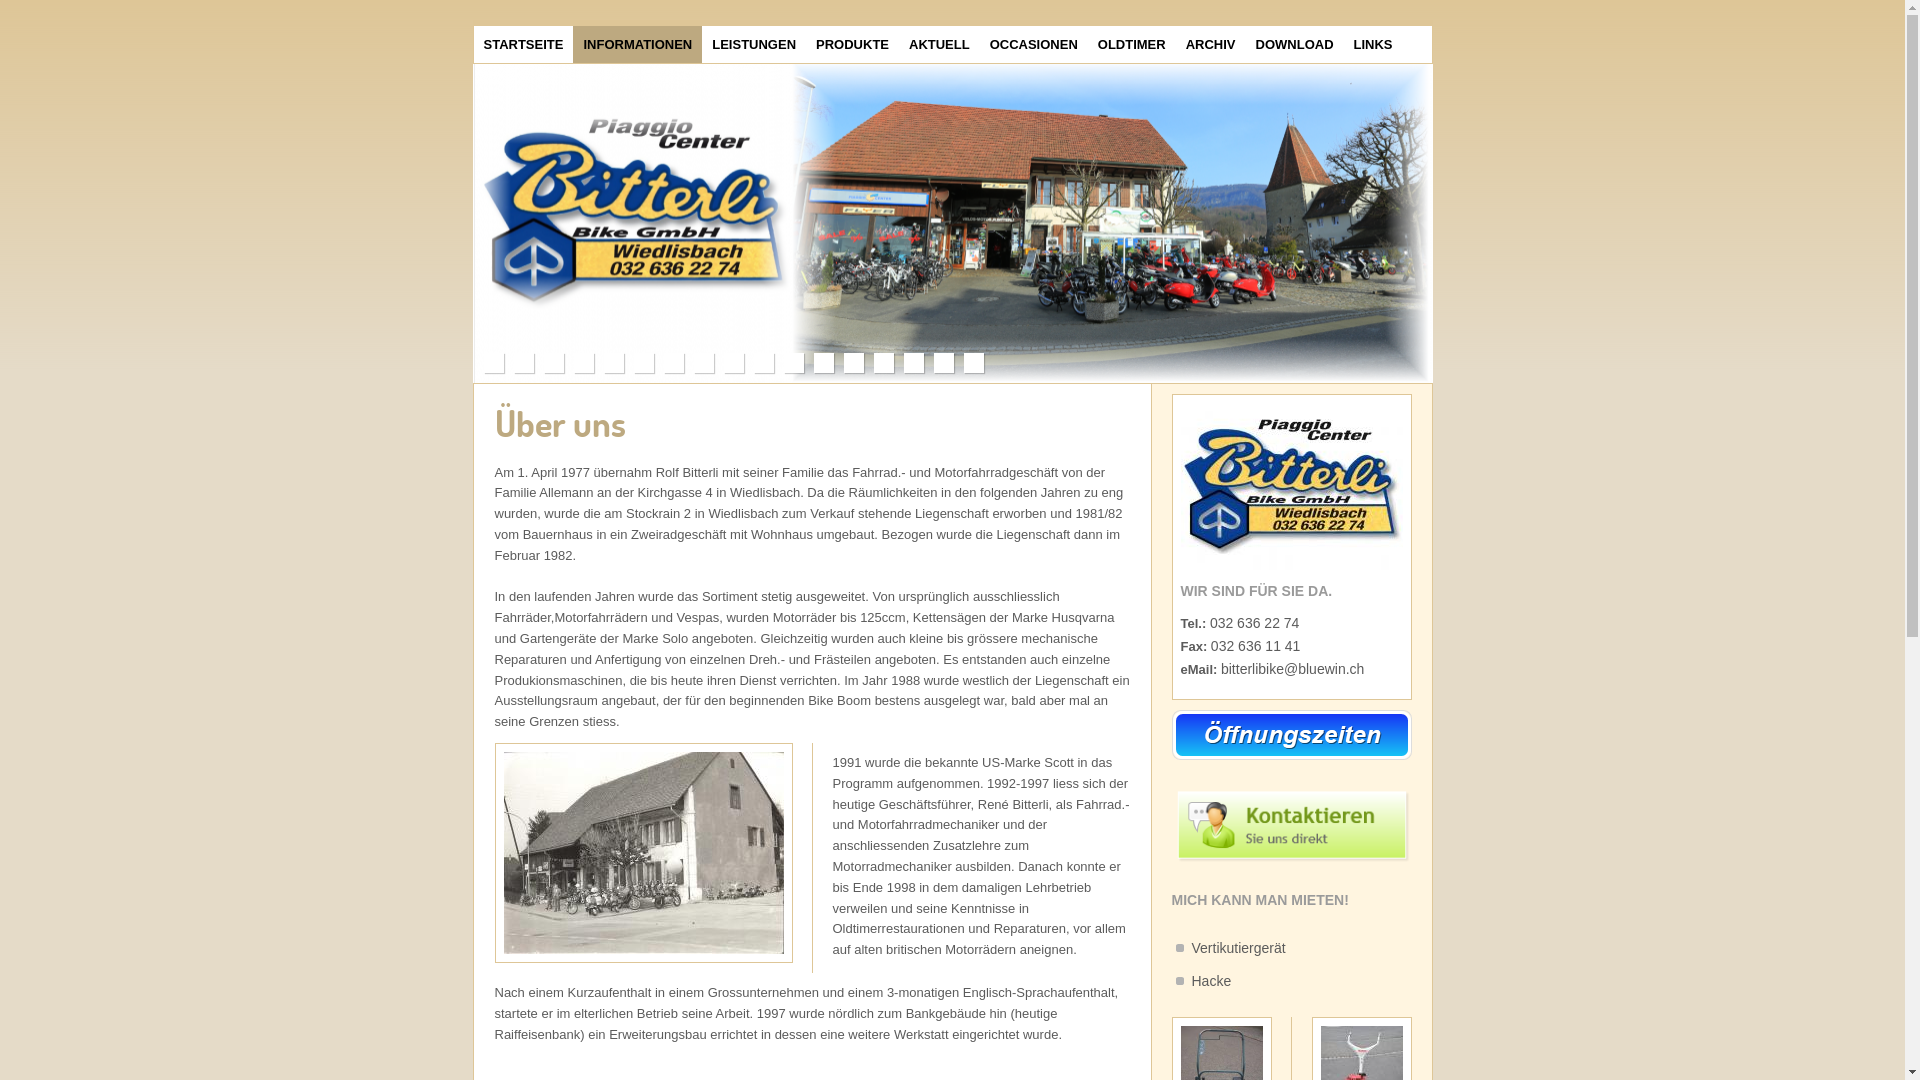  Describe the element at coordinates (1245, 44) in the screenshot. I see `'DOWNLOAD'` at that location.